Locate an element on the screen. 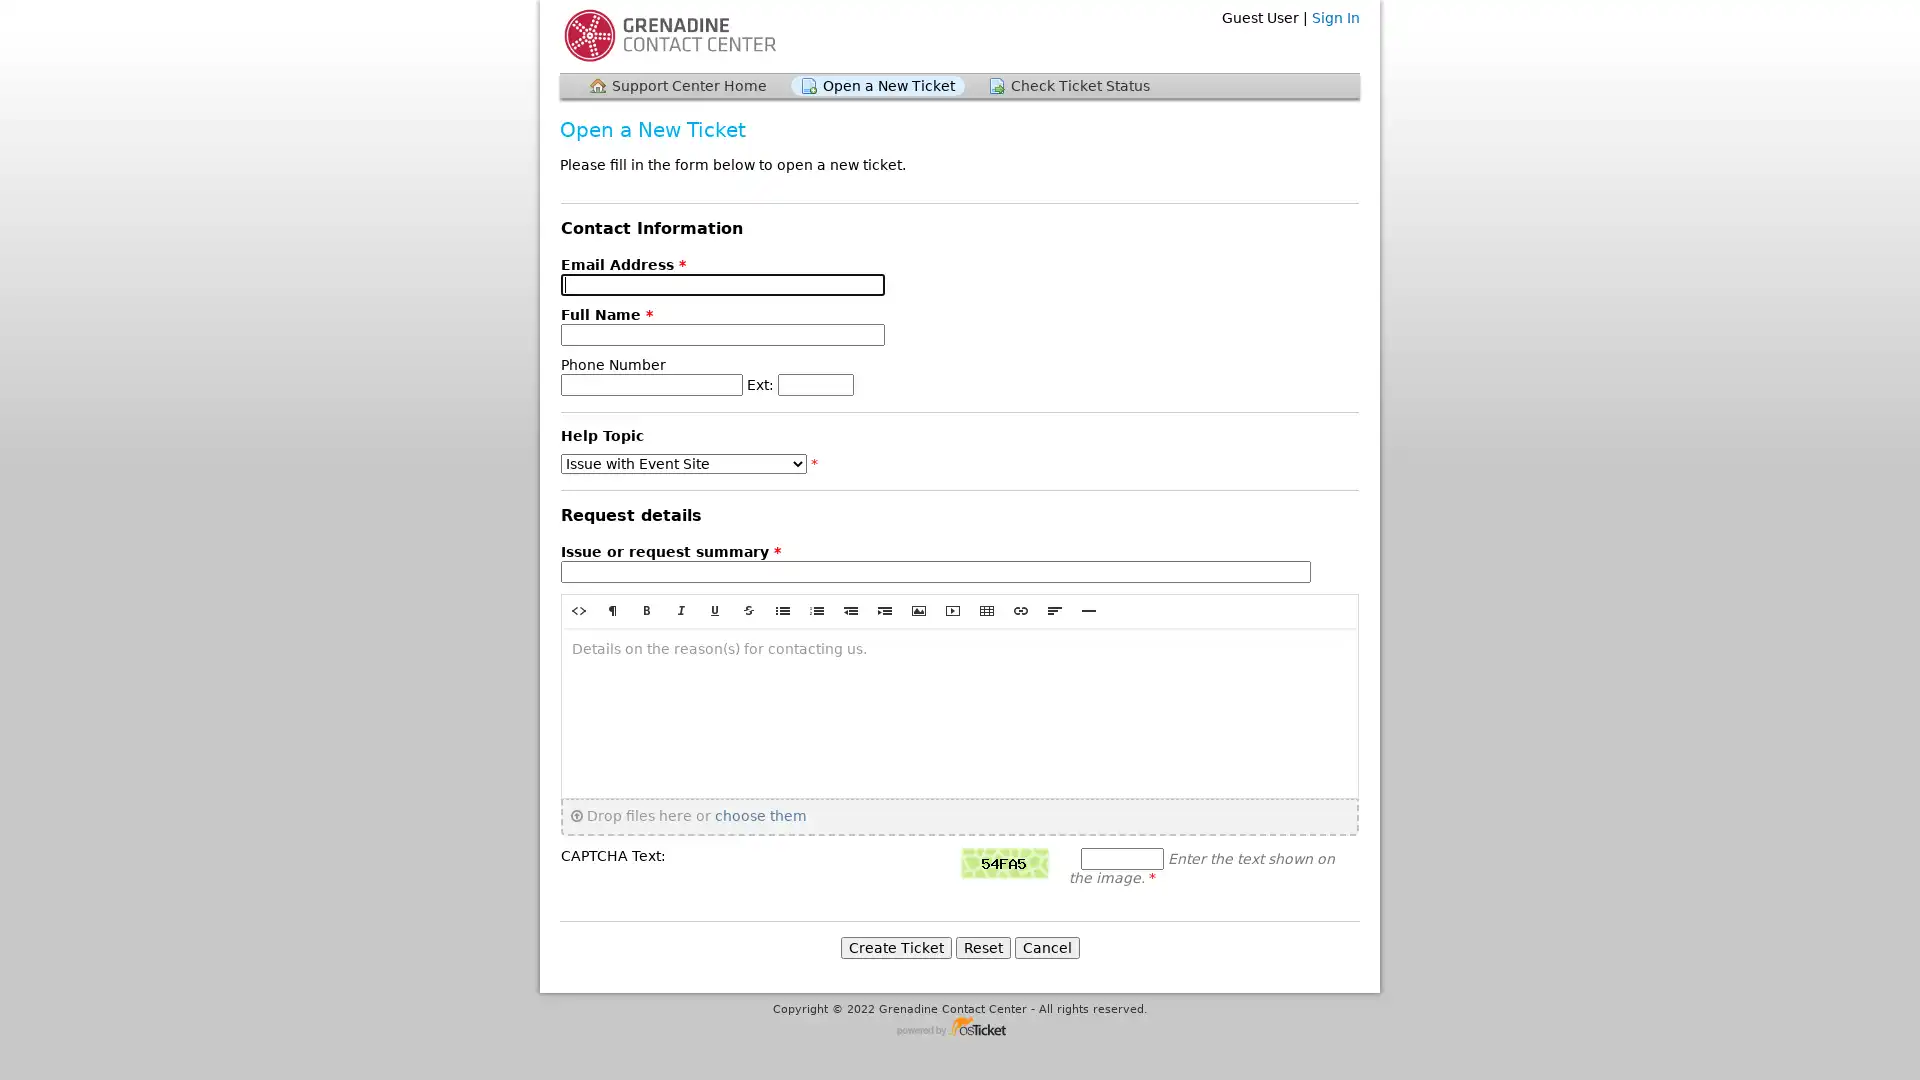 Image resolution: width=1920 pixels, height=1080 pixels. Create Ticket is located at coordinates (894, 946).